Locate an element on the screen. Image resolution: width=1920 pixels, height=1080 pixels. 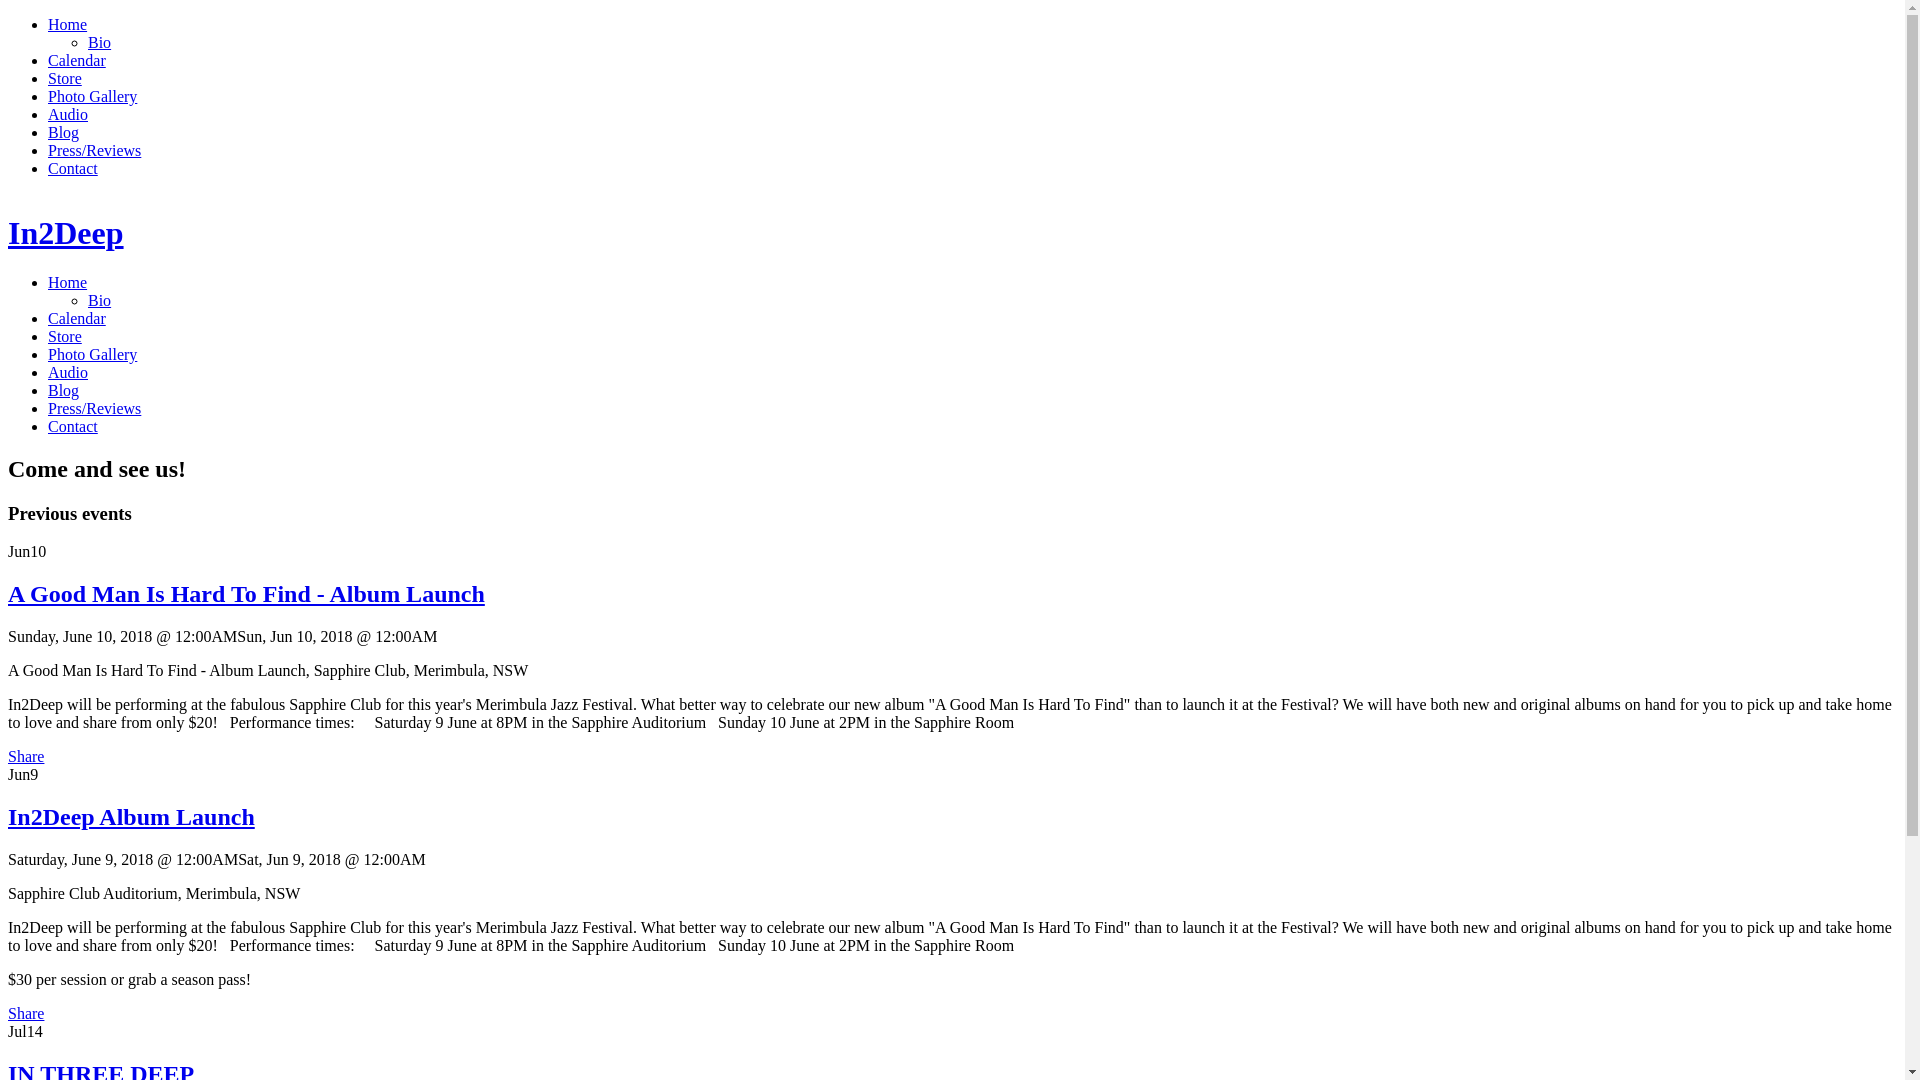
'In2Deep' is located at coordinates (8, 231).